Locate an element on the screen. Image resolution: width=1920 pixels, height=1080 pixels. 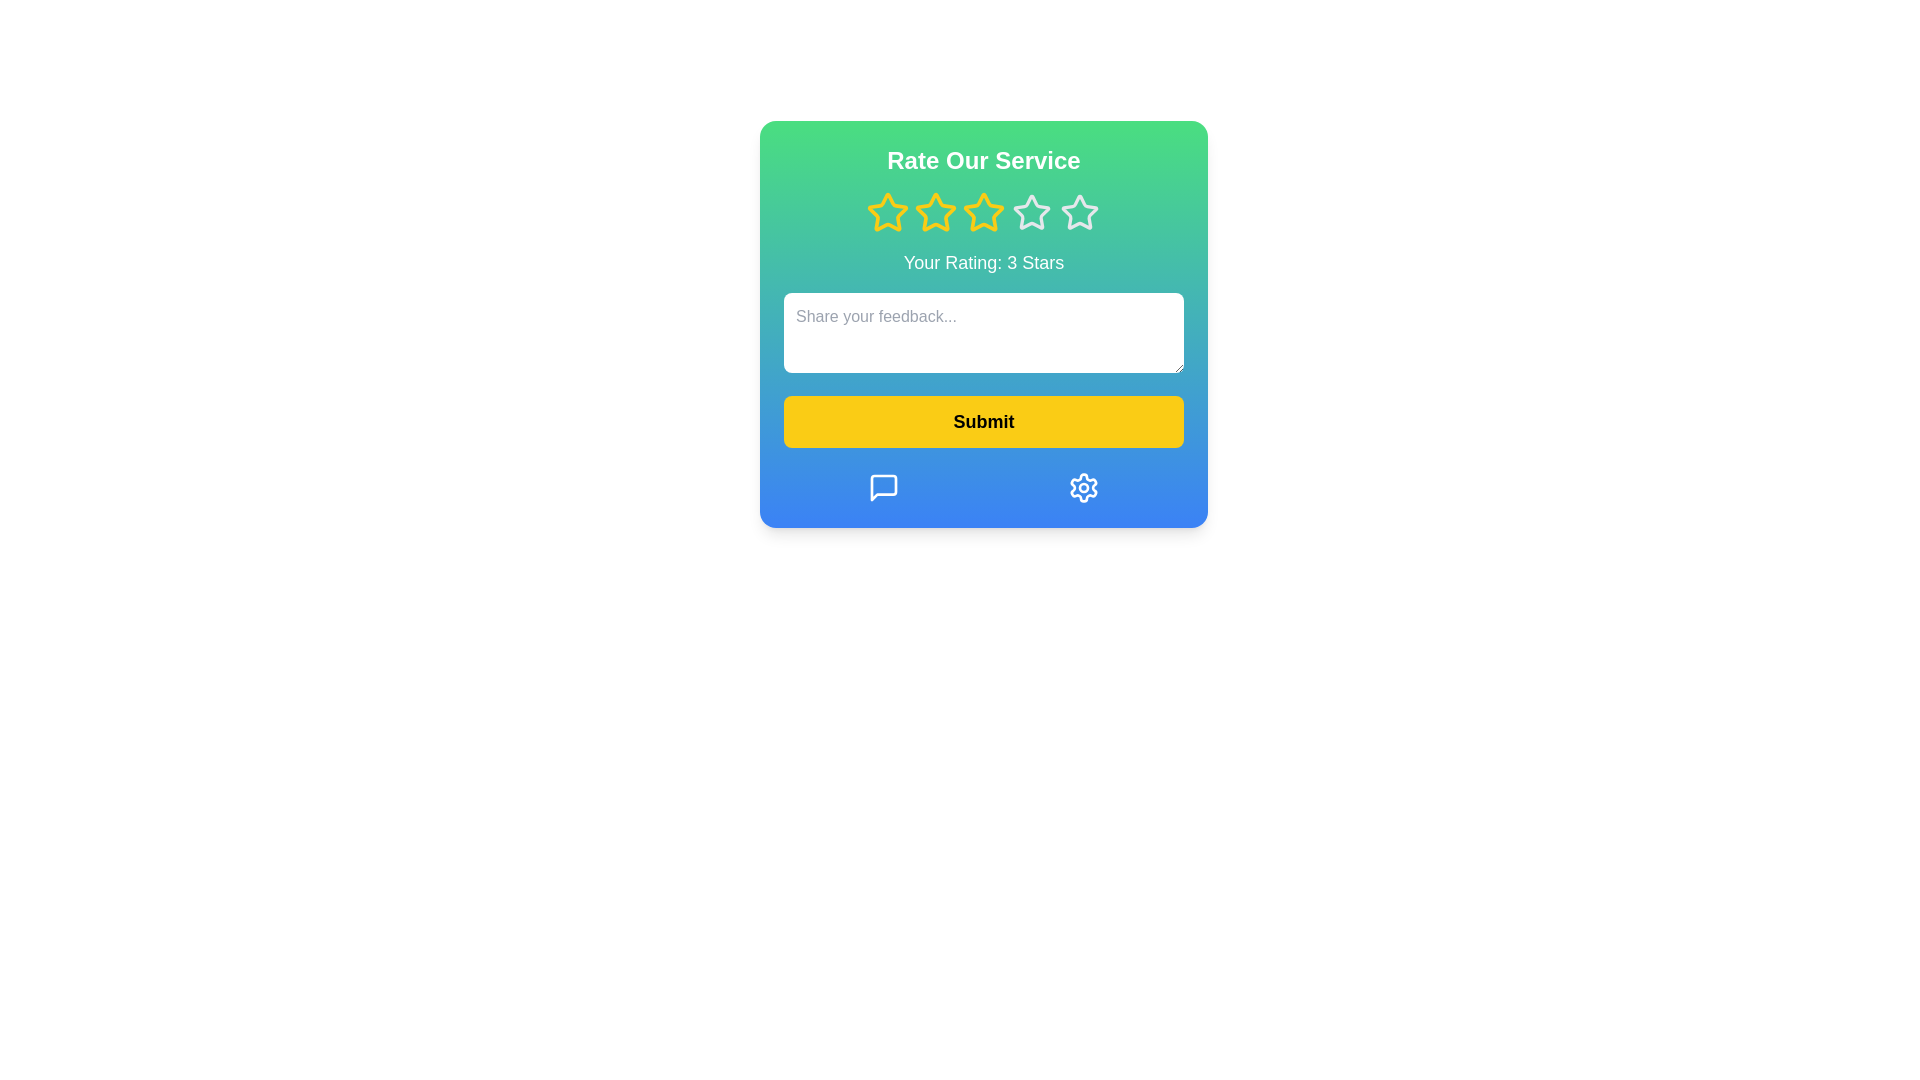
the TextLabel that displays the current user rating, which is located immediately below the star rating row and is horizontally centered within the card is located at coordinates (983, 261).